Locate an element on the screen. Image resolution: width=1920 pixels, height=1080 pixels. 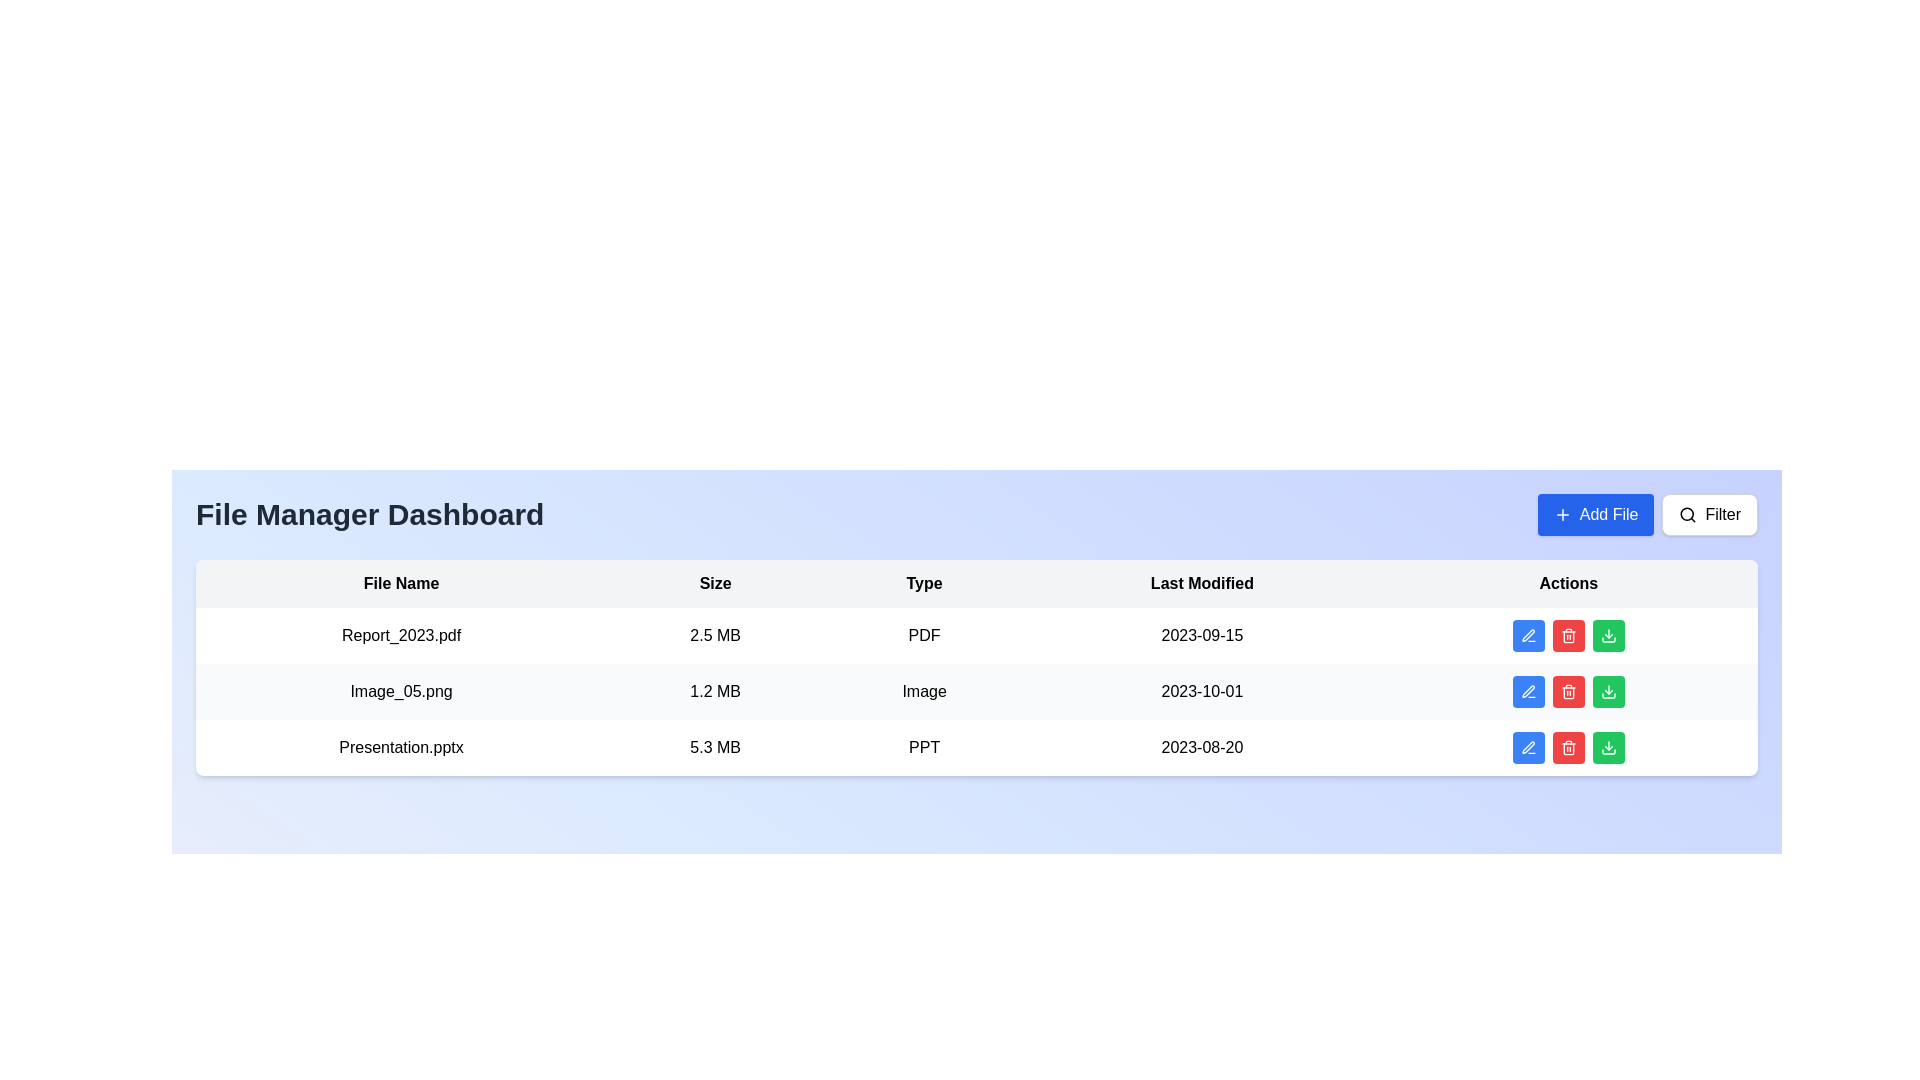
the third row of the 'File Manager Dashboard' table is located at coordinates (977, 748).